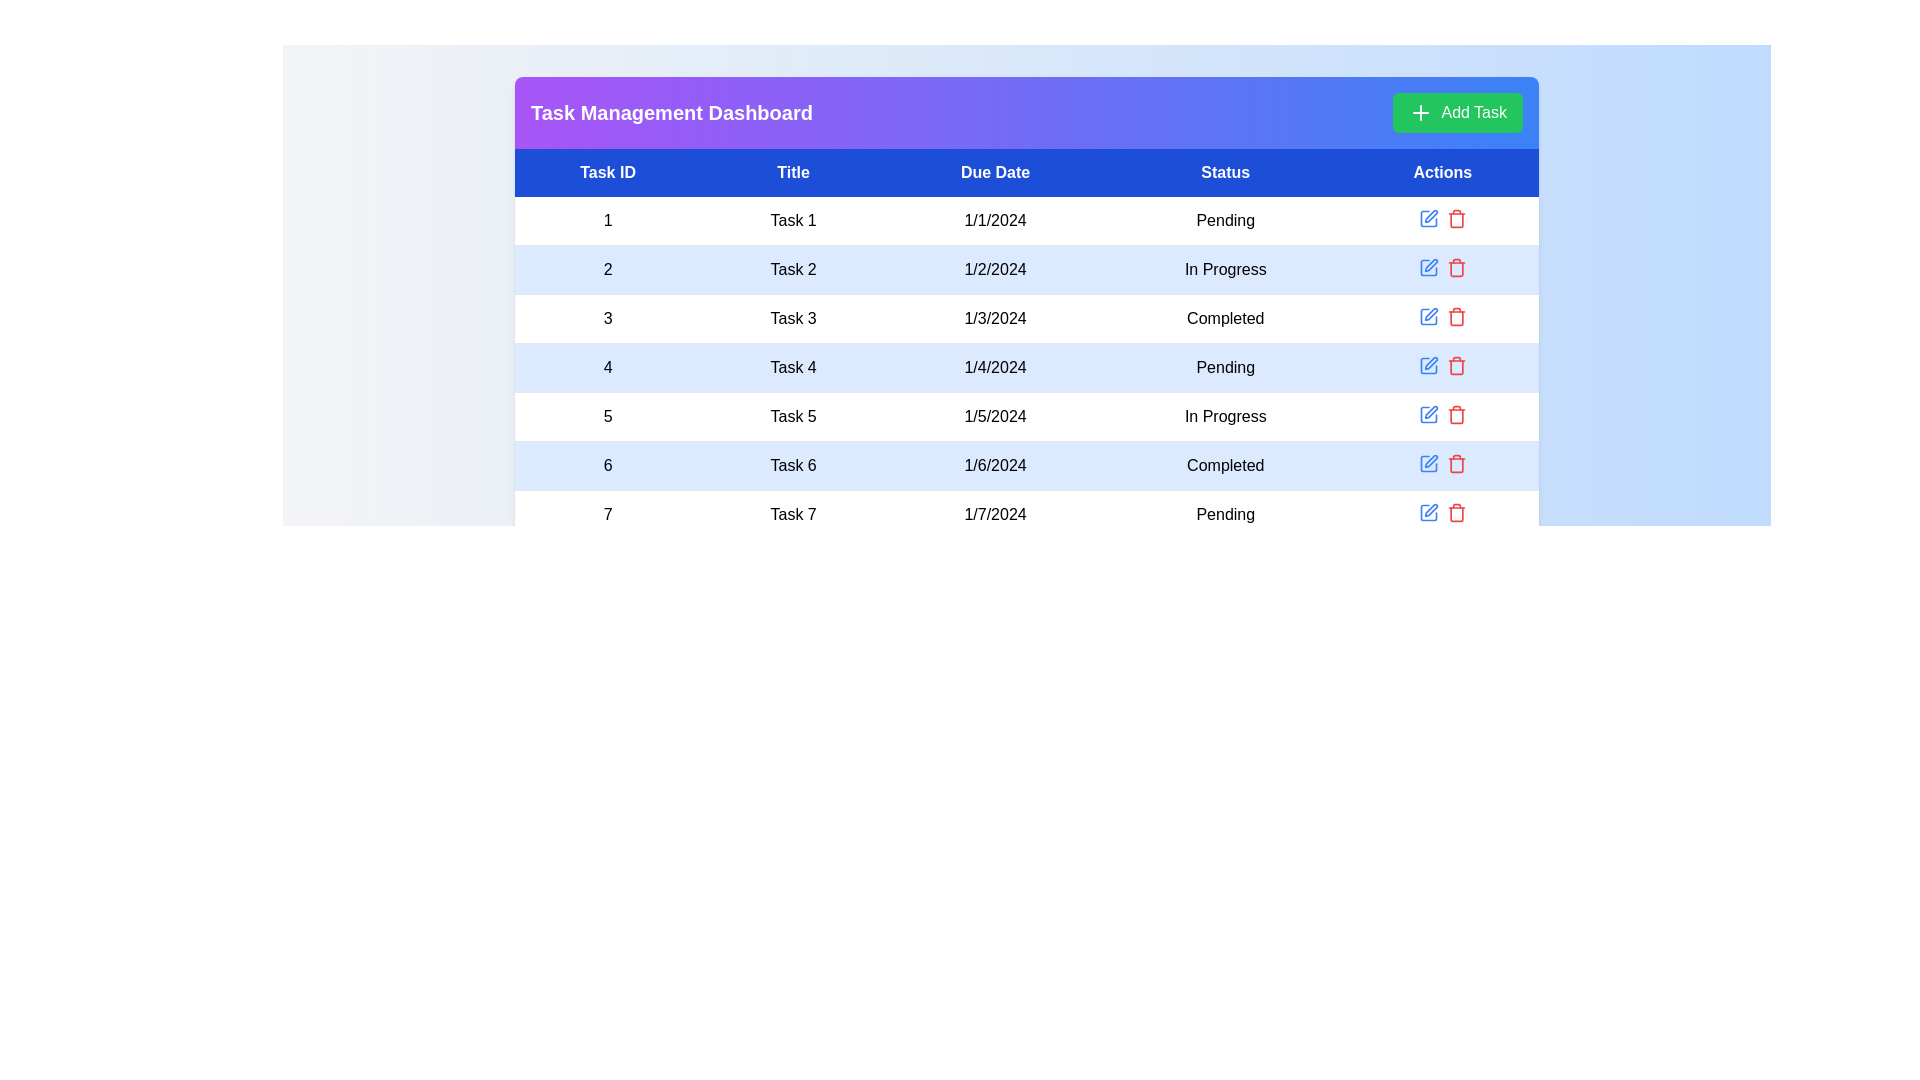  What do you see at coordinates (1456, 463) in the screenshot?
I see `delete icon for the task with ID 6` at bounding box center [1456, 463].